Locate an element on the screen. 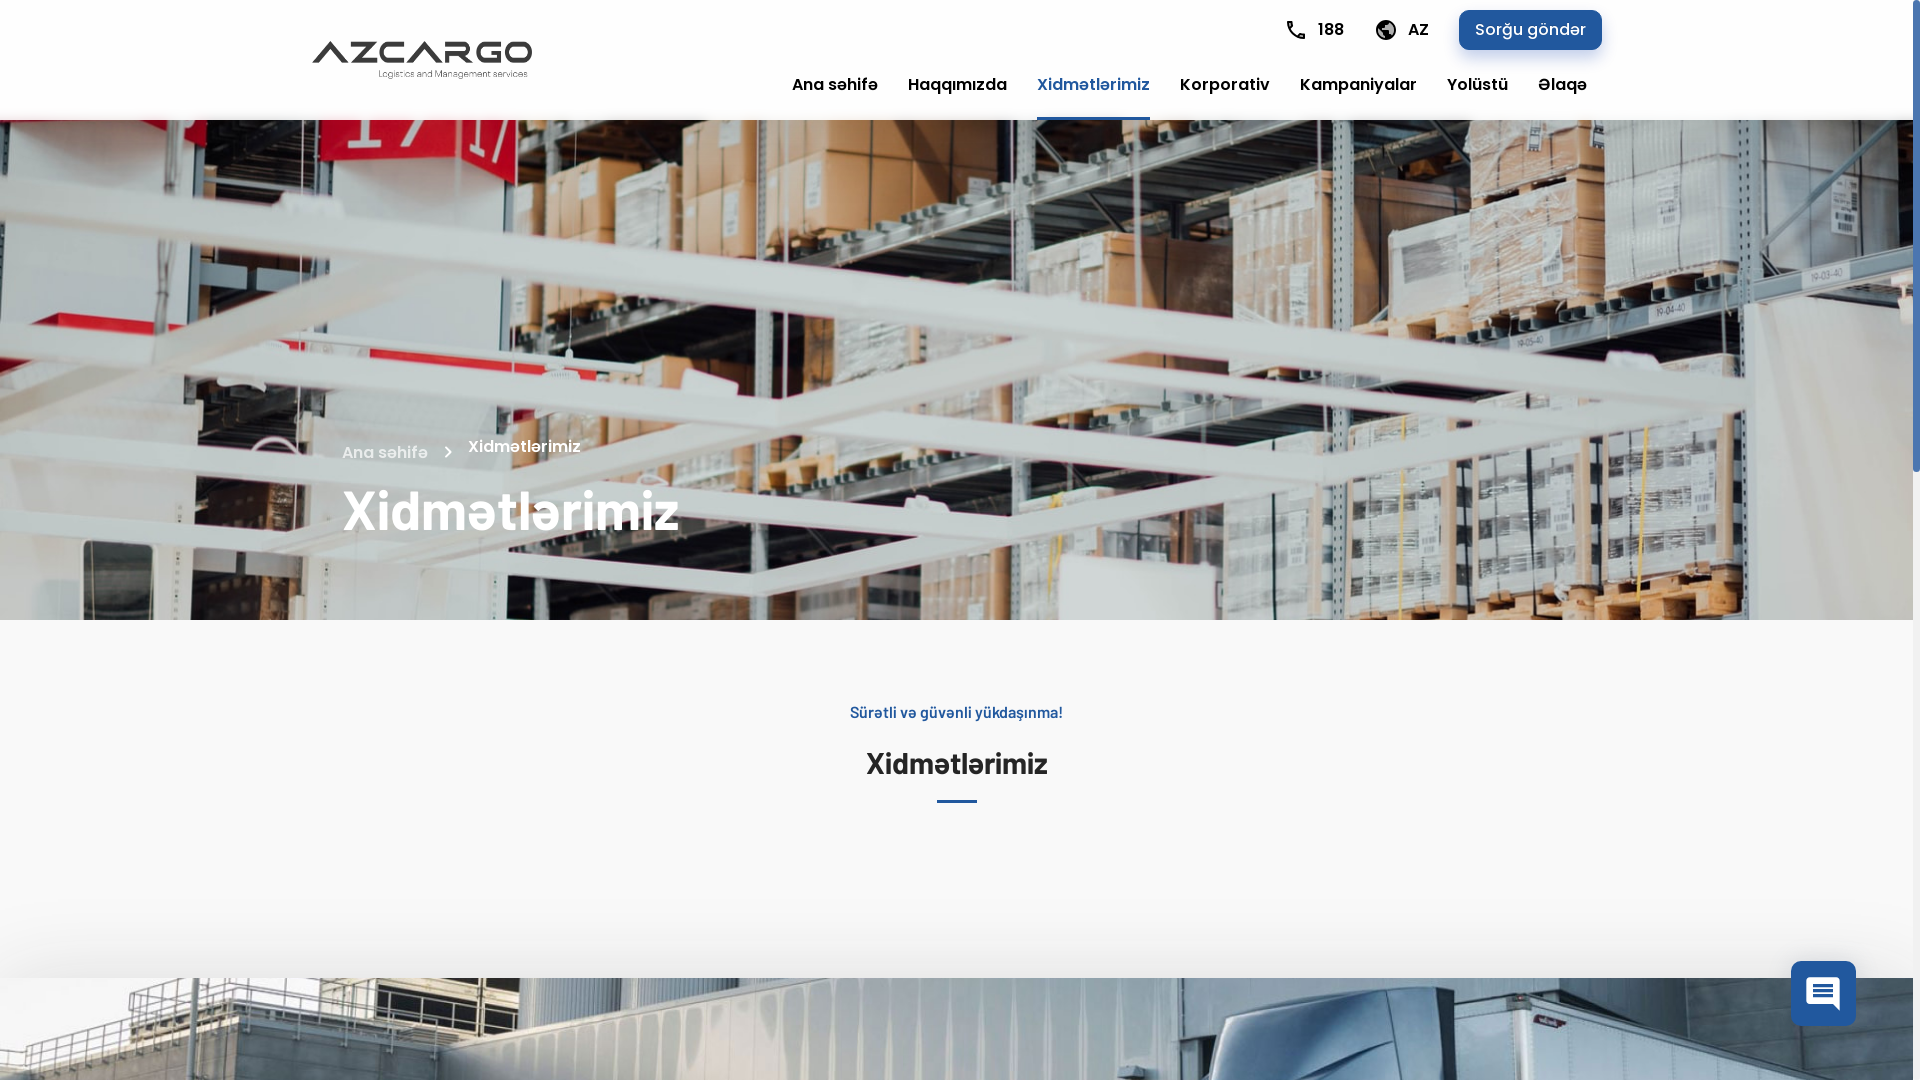 This screenshot has height=1080, width=1920. 'chat' is located at coordinates (1790, 993).